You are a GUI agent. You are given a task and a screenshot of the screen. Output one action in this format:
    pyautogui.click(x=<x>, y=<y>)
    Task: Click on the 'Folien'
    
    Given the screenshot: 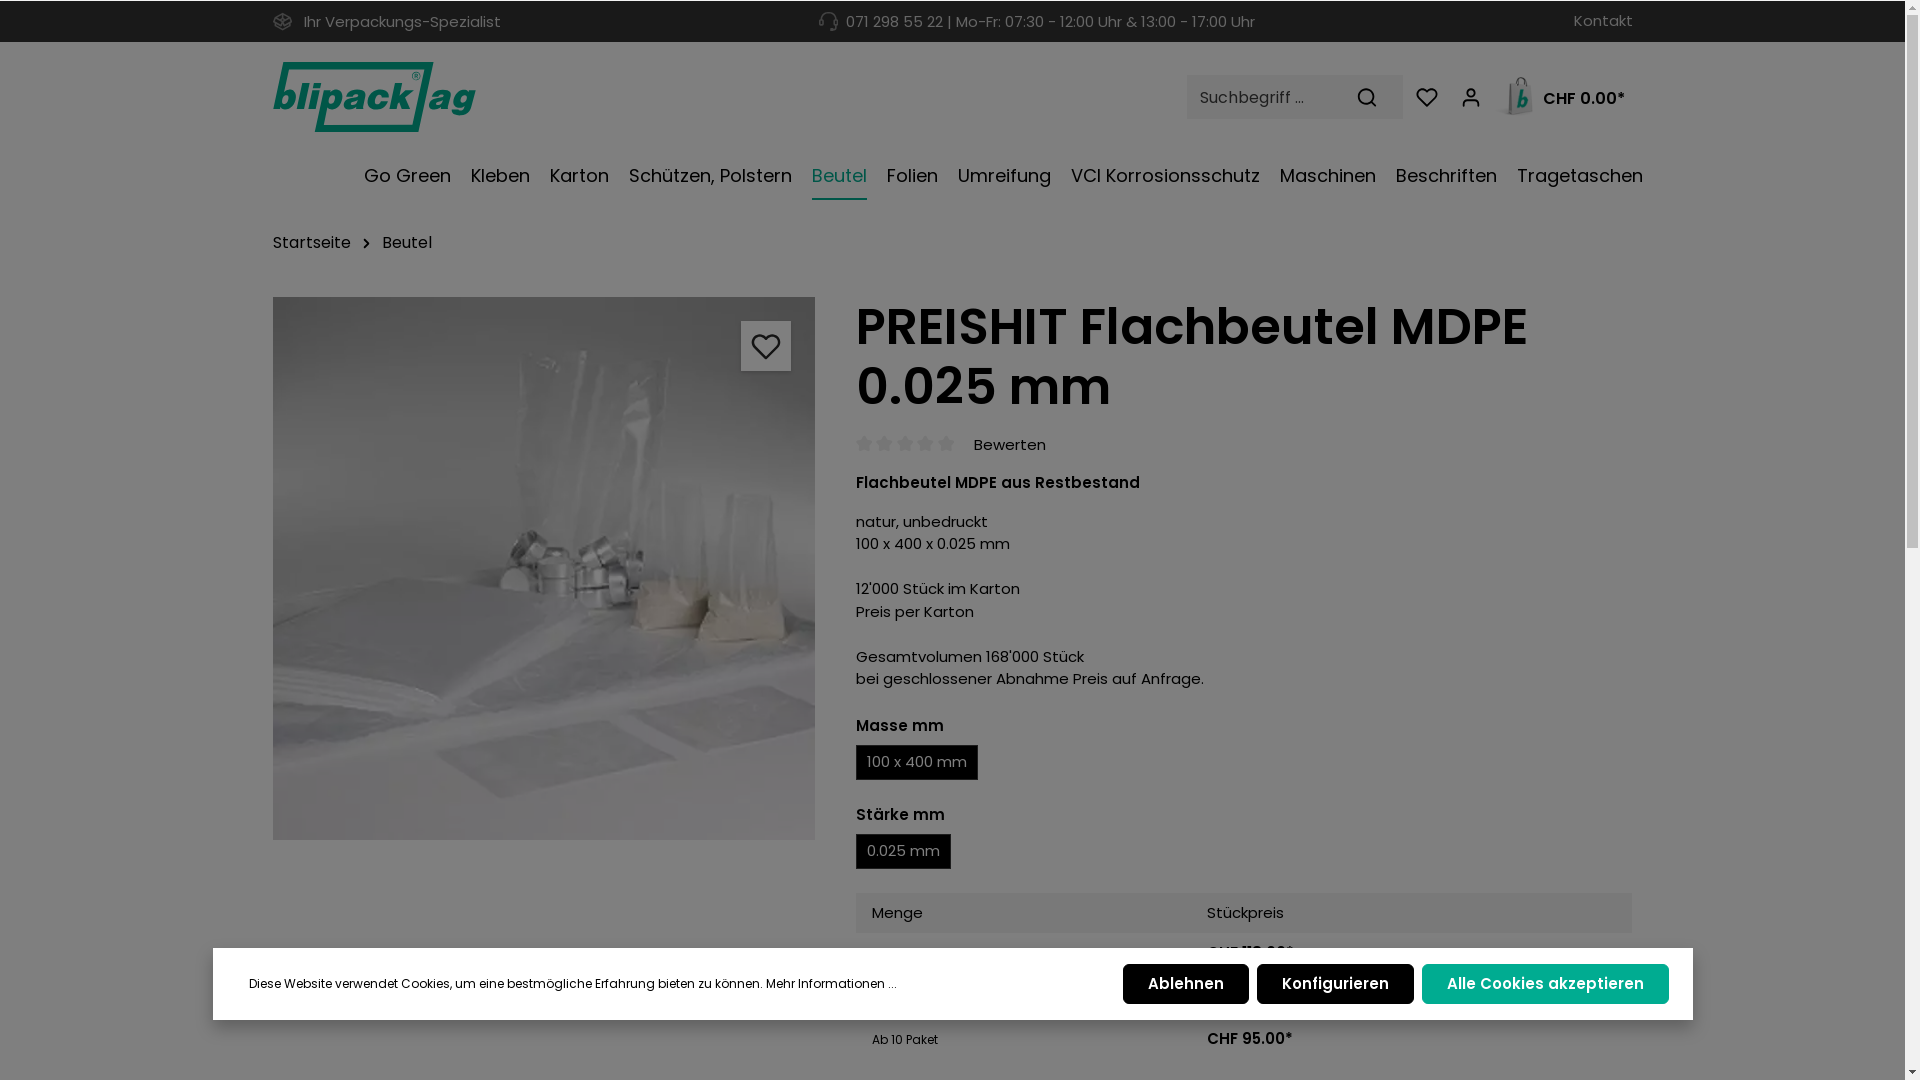 What is the action you would take?
    pyautogui.click(x=910, y=175)
    